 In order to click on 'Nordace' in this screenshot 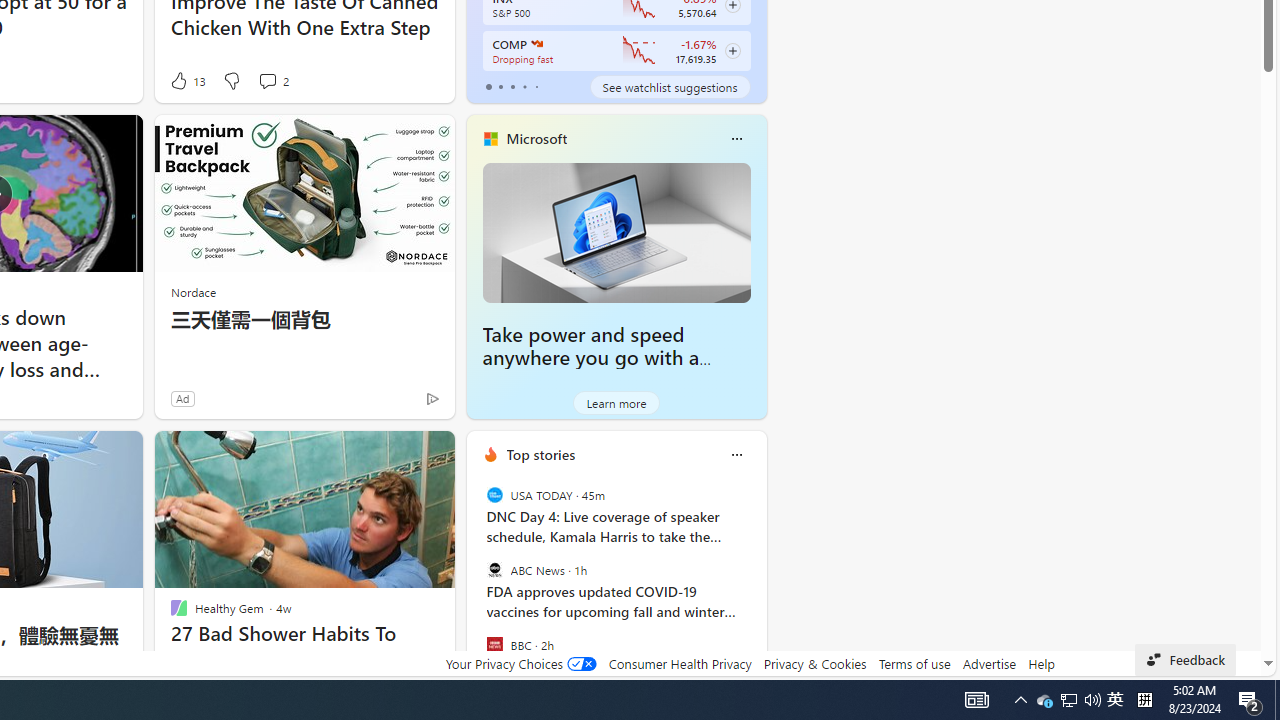, I will do `click(193, 291)`.